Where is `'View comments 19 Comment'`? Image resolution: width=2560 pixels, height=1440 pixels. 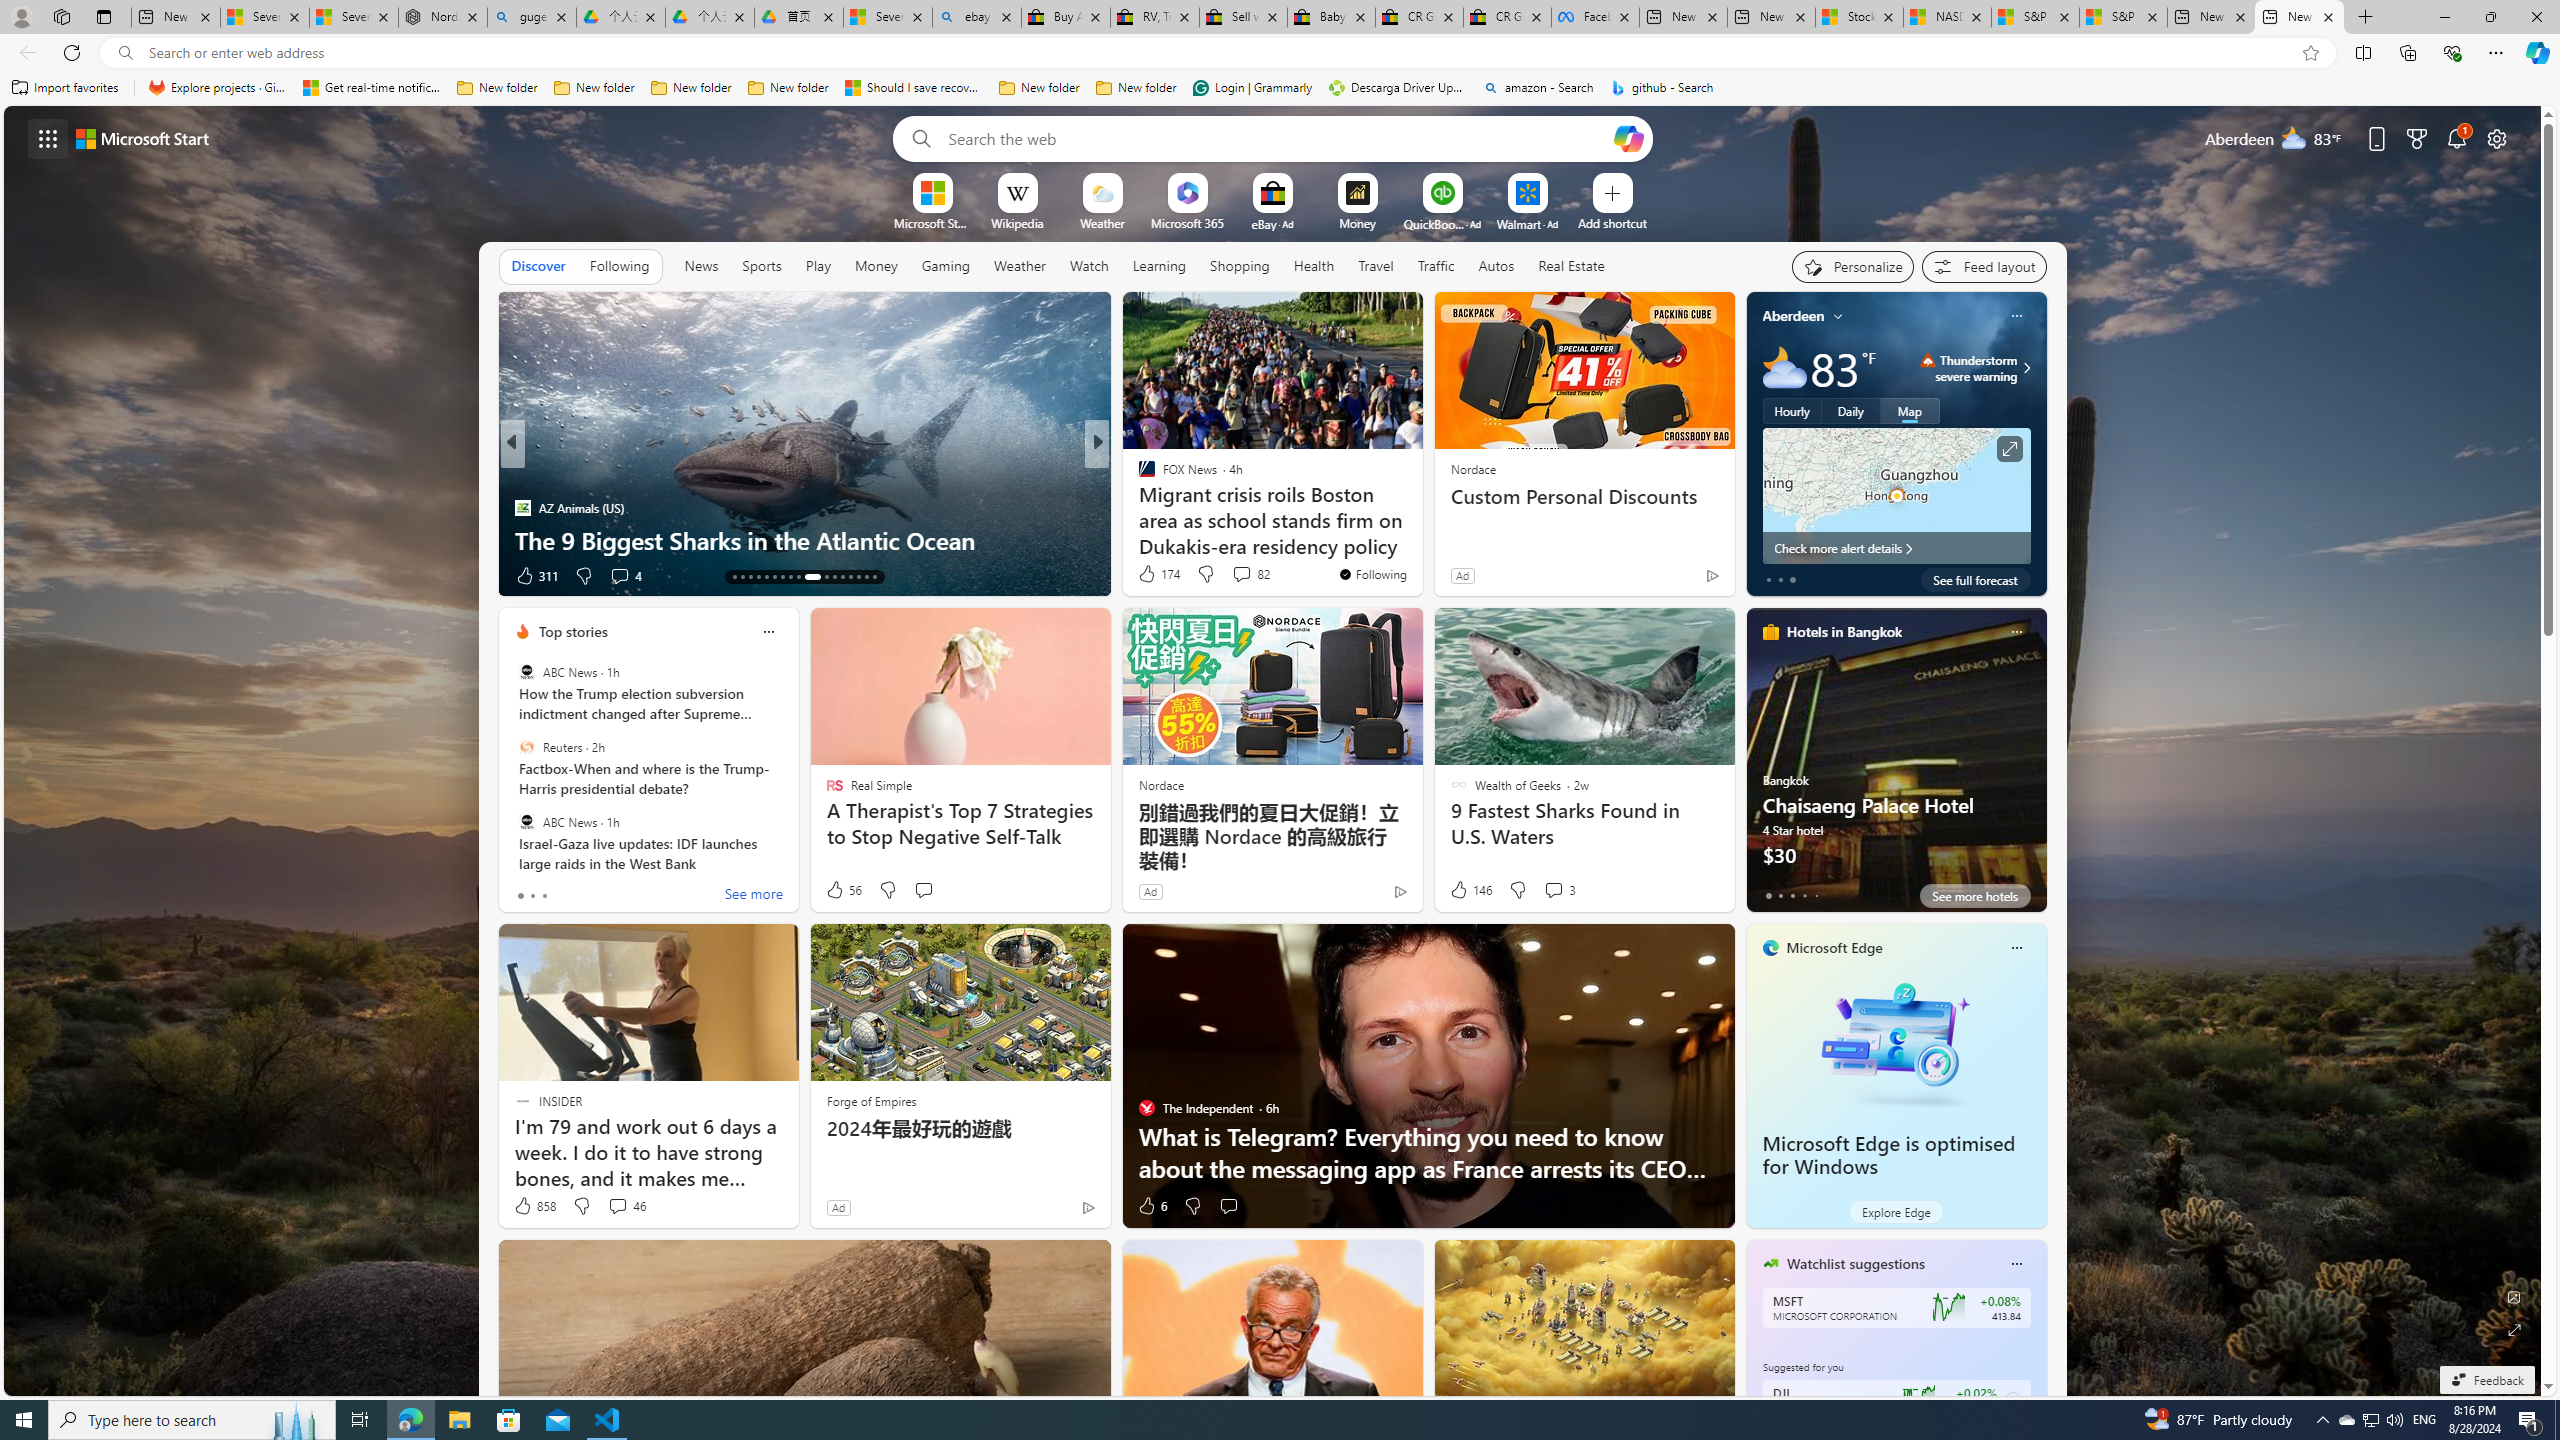 'View comments 19 Comment' is located at coordinates (1227, 574).